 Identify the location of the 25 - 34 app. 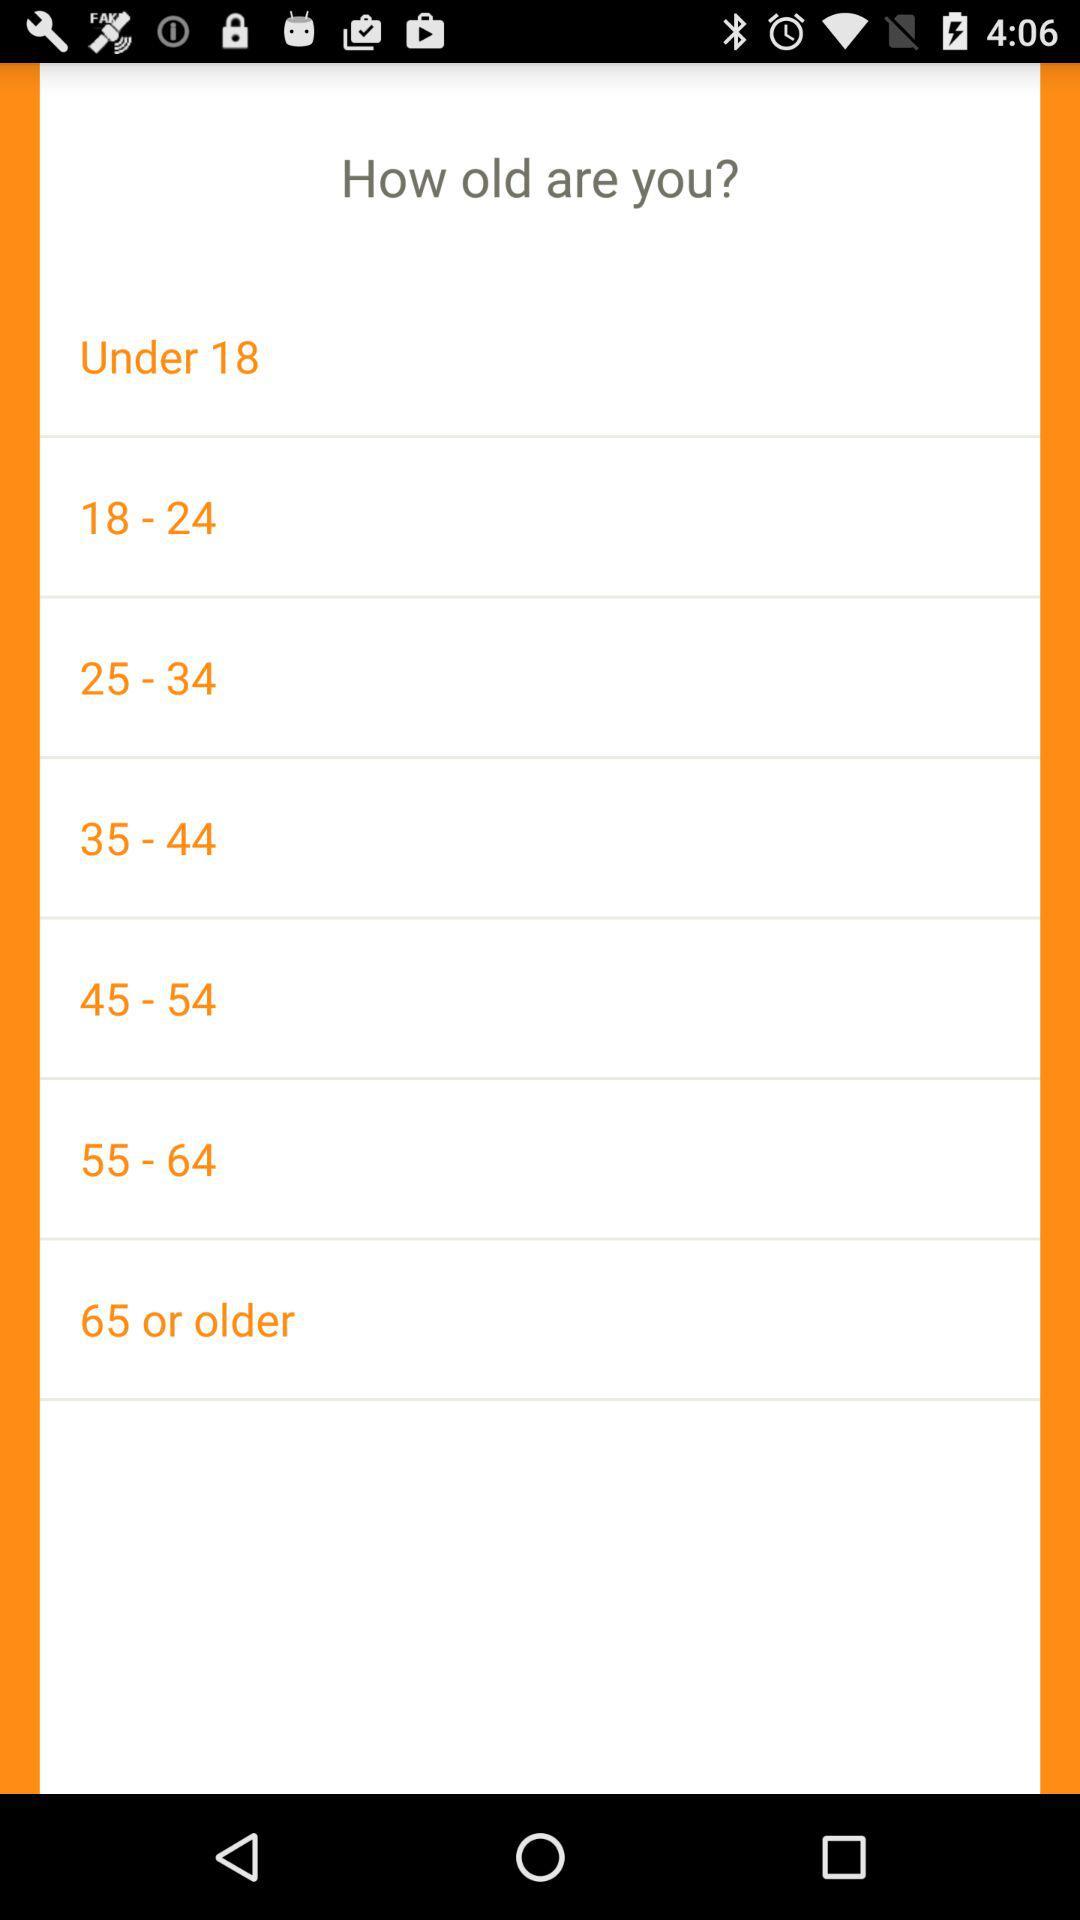
(540, 677).